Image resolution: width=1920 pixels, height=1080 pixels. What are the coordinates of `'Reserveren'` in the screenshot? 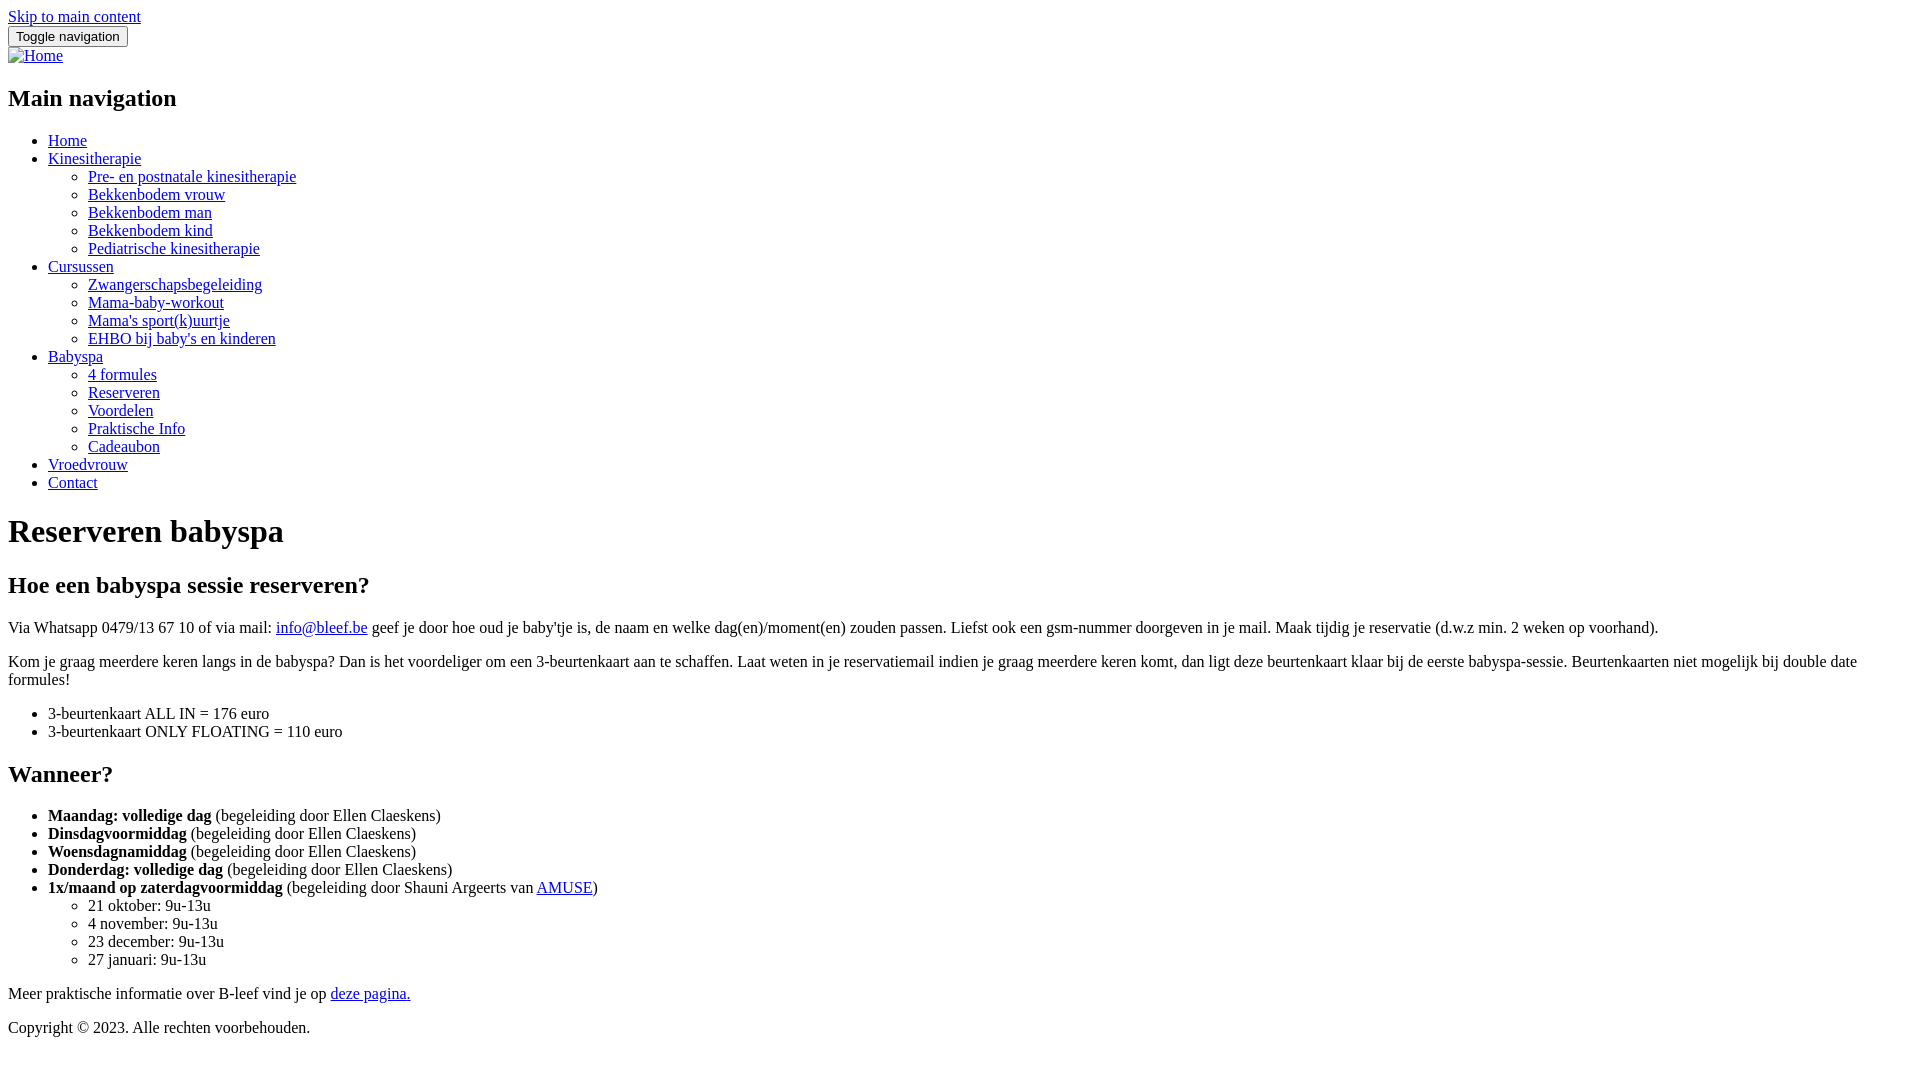 It's located at (123, 392).